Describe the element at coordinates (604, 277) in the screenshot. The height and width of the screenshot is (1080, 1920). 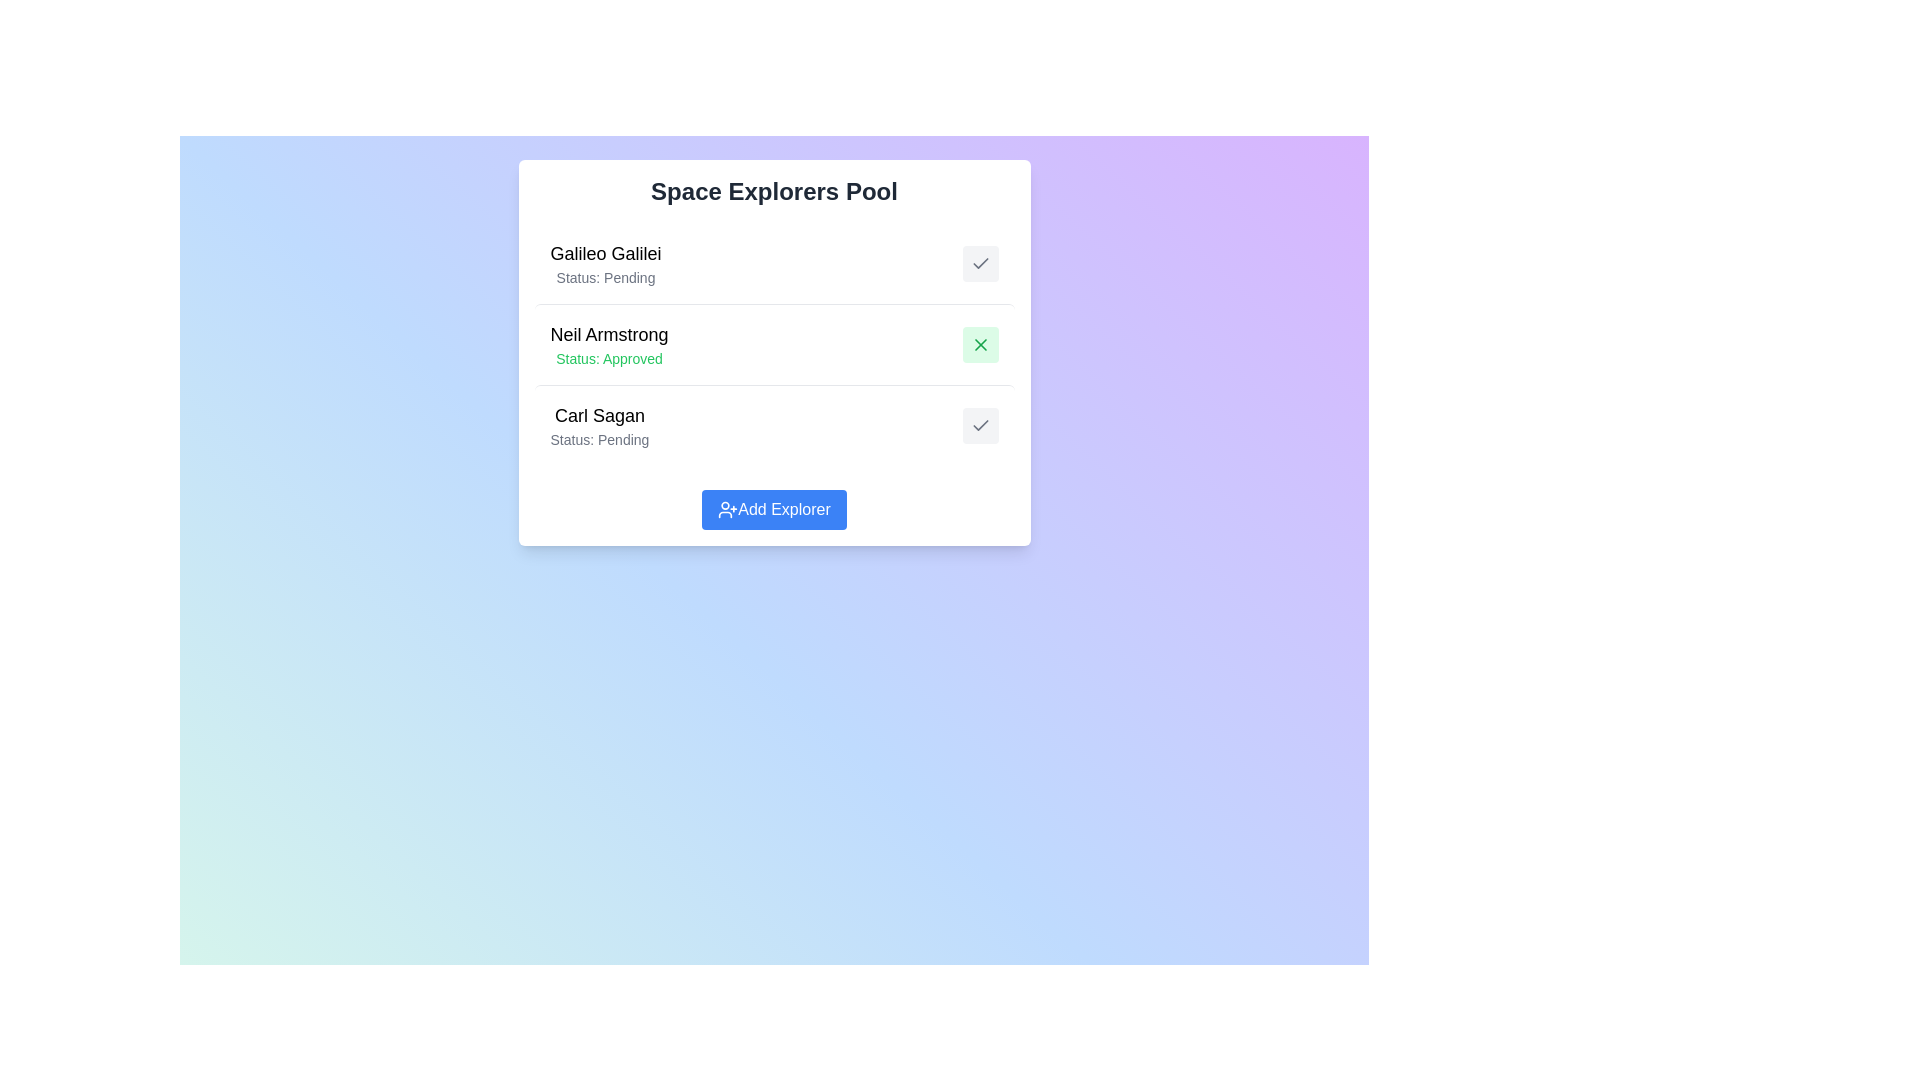
I see `the informational Text Label displaying the status 'Pending' for the individual 'Galileo Galilei', which is located under the heading 'Space Explorers Pool'` at that location.